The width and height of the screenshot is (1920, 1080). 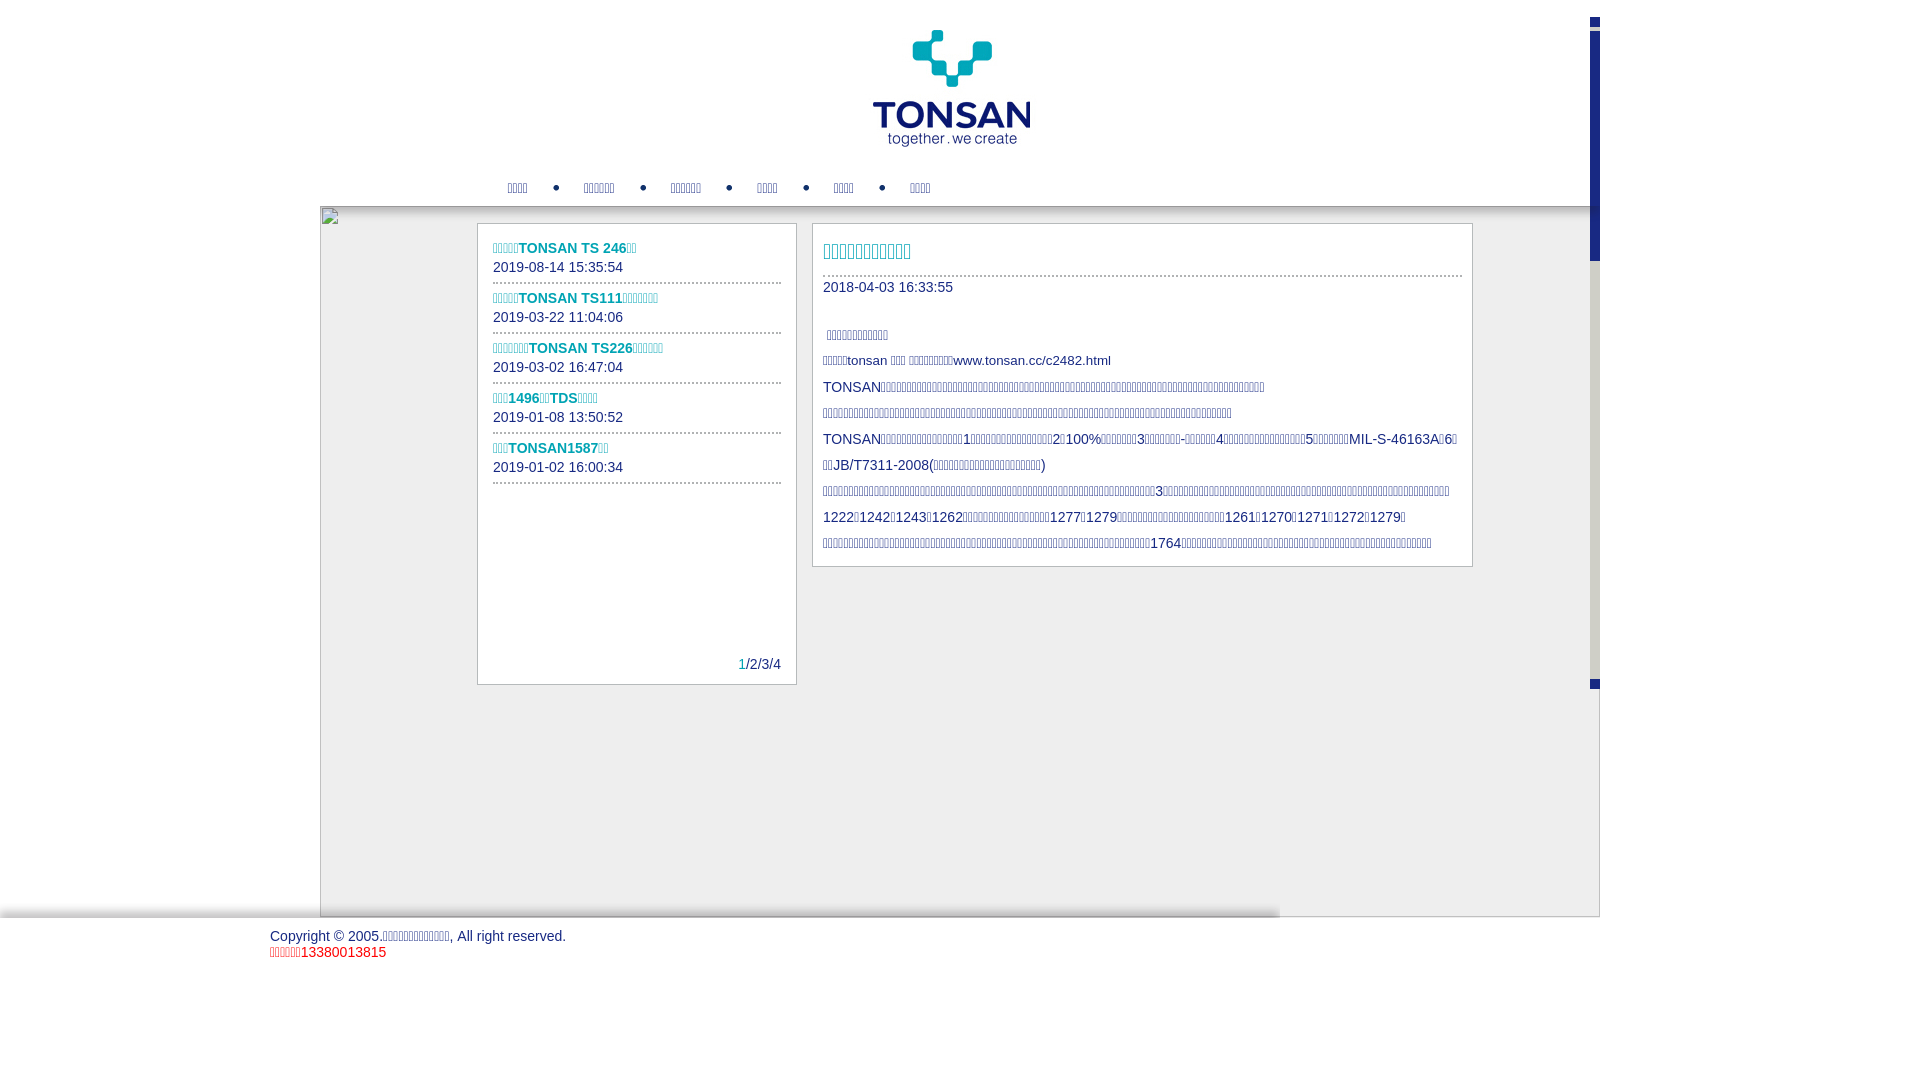 I want to click on '4', so click(x=776, y=663).